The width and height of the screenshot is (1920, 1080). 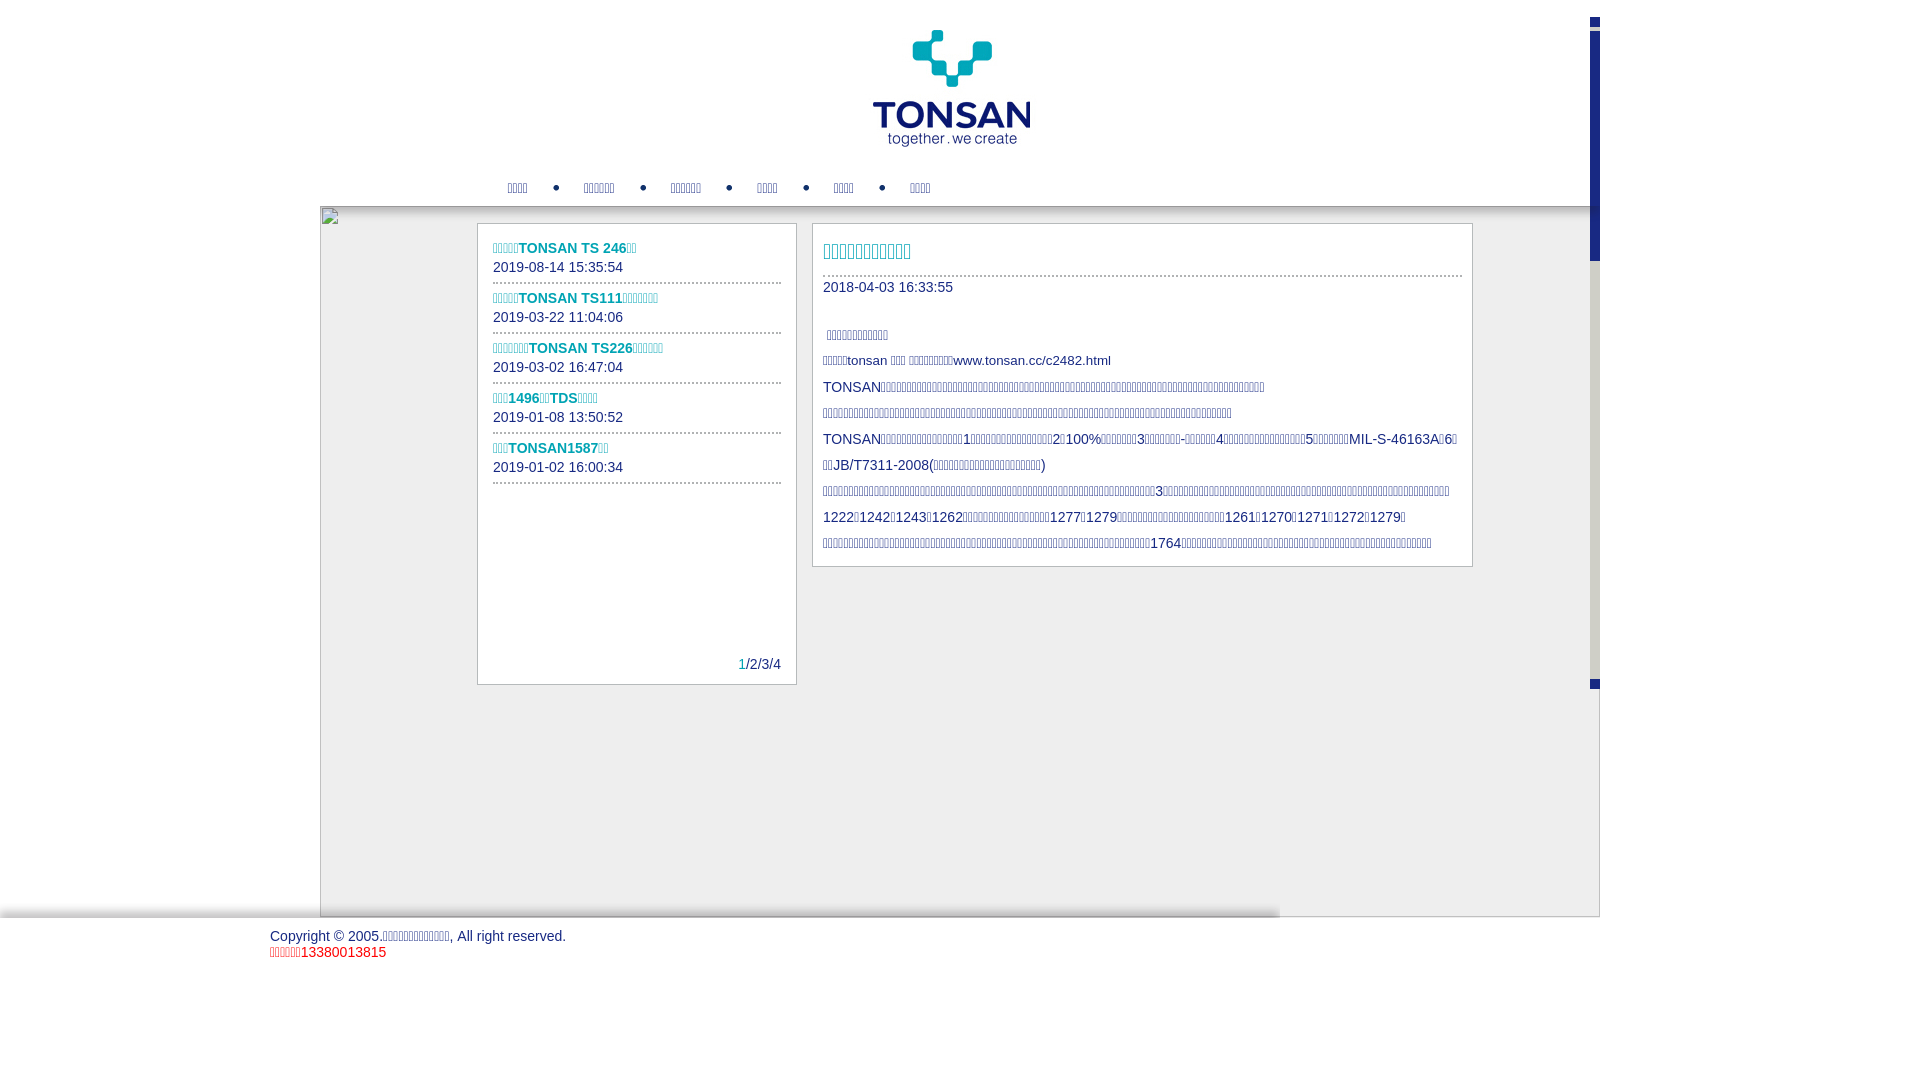 I want to click on '4', so click(x=776, y=663).